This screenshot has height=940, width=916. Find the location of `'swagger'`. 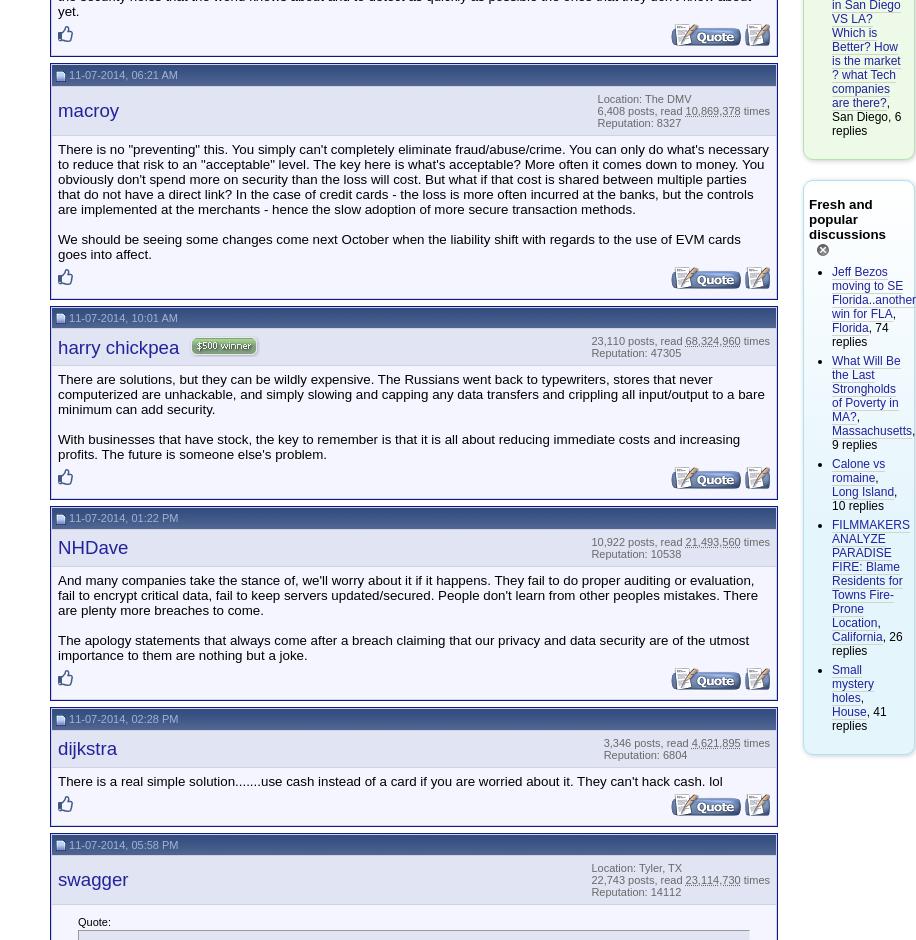

'swagger' is located at coordinates (91, 879).